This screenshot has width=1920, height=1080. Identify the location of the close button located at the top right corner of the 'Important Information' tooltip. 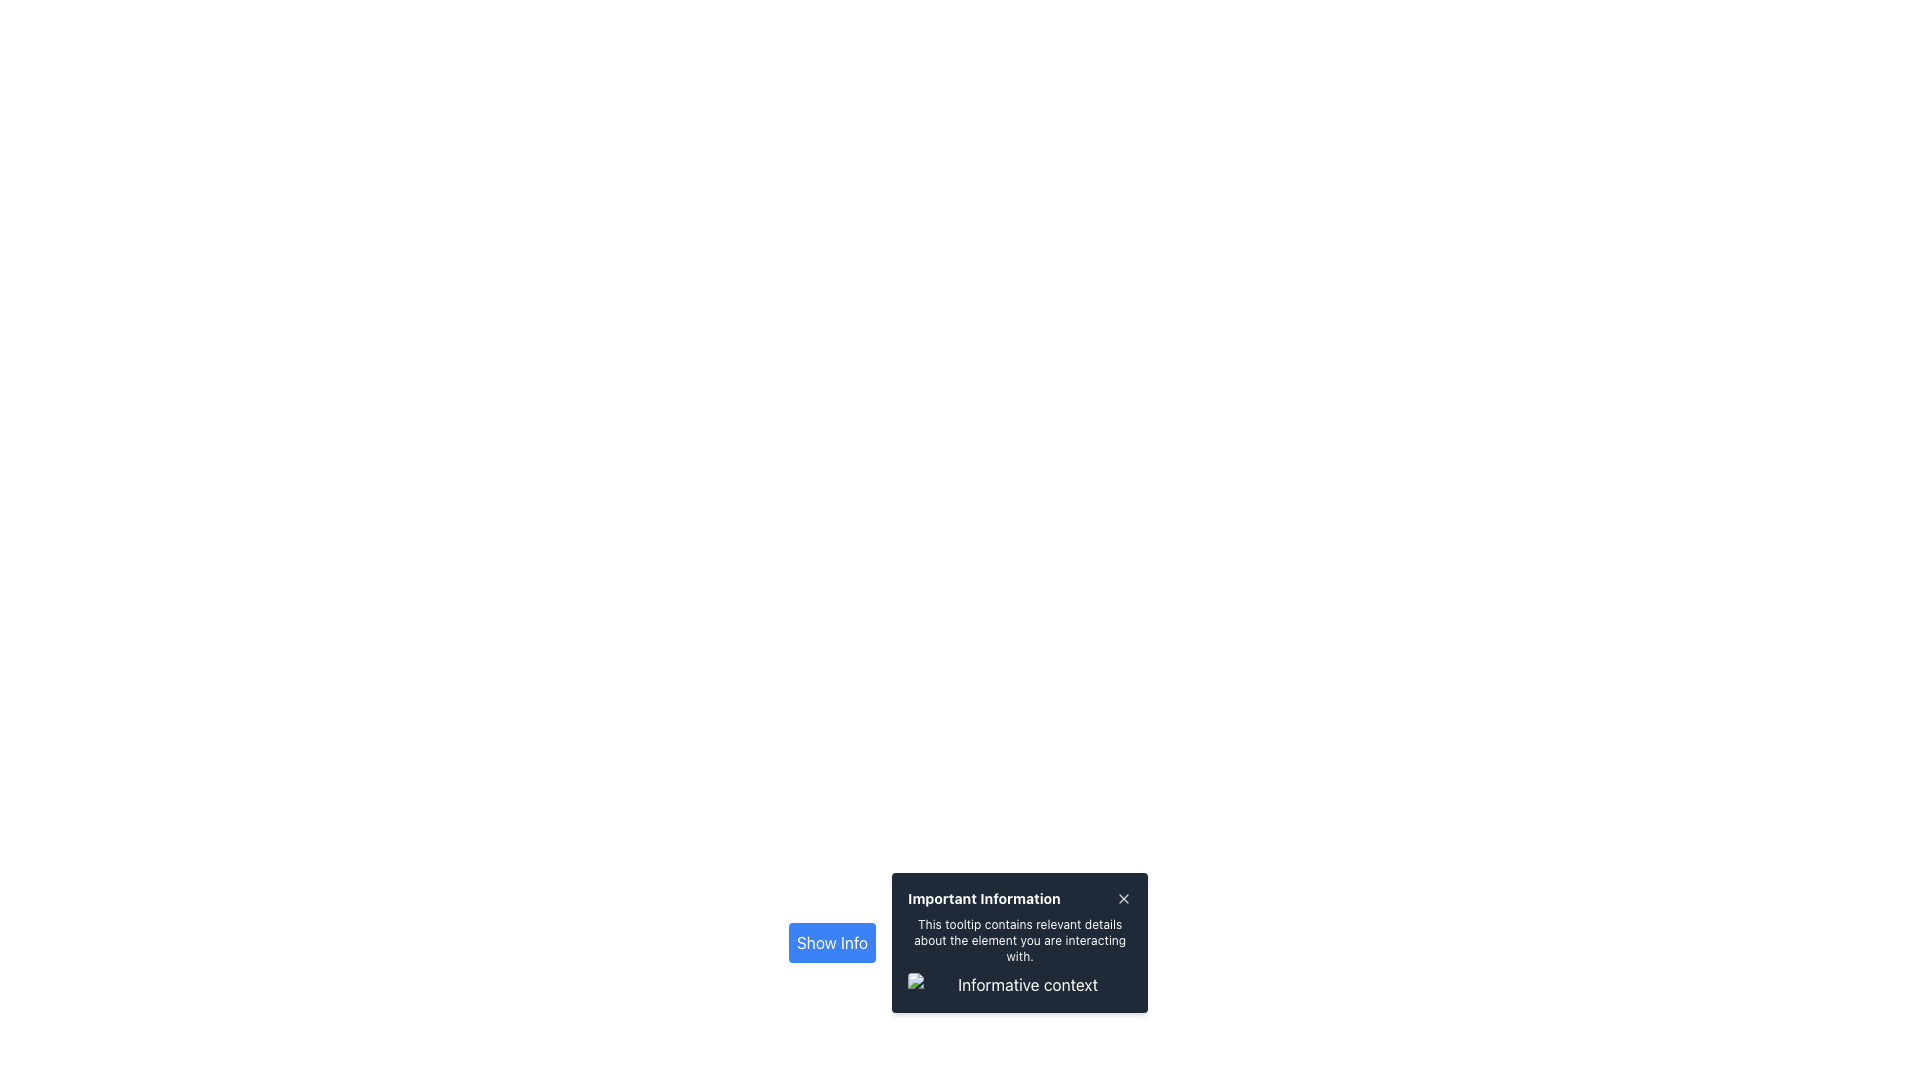
(1123, 897).